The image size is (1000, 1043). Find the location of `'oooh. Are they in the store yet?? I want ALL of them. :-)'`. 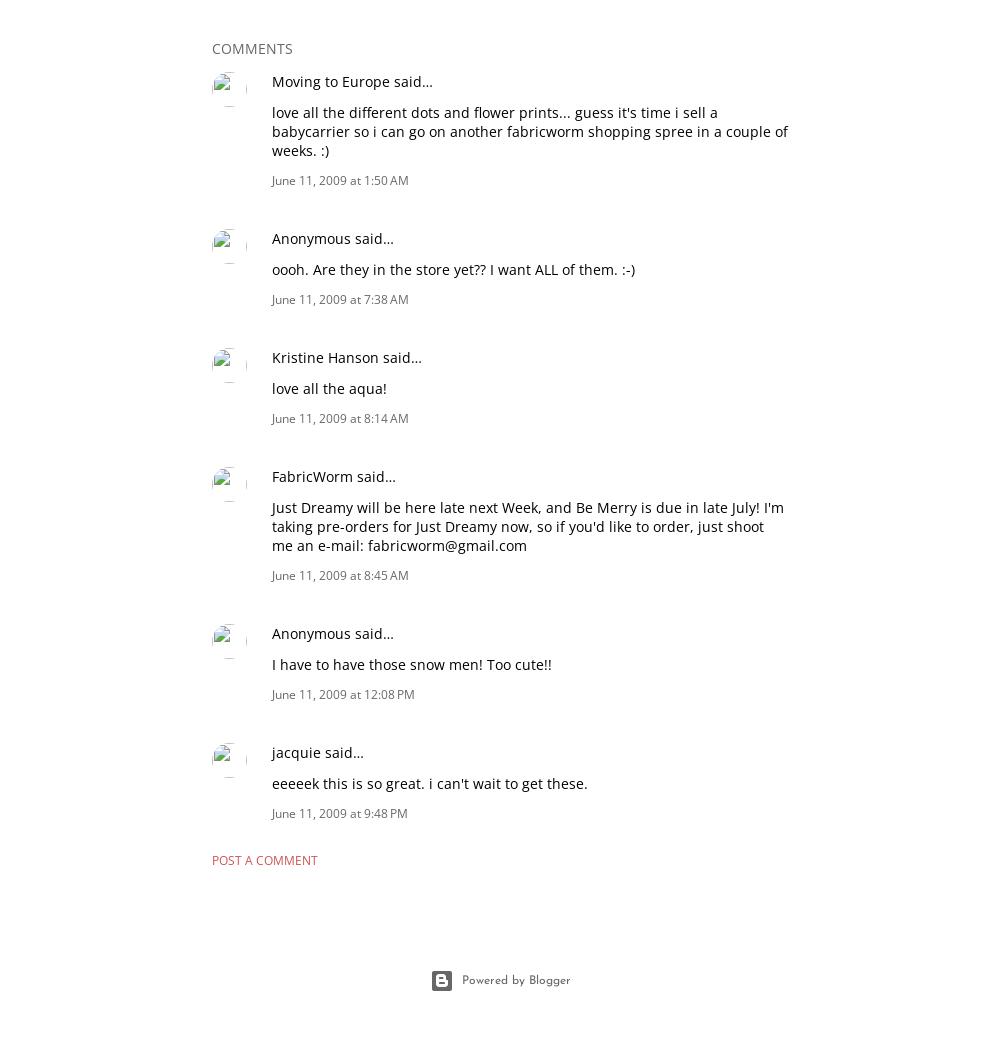

'oooh. Are they in the store yet?? I want ALL of them. :-)' is located at coordinates (452, 269).